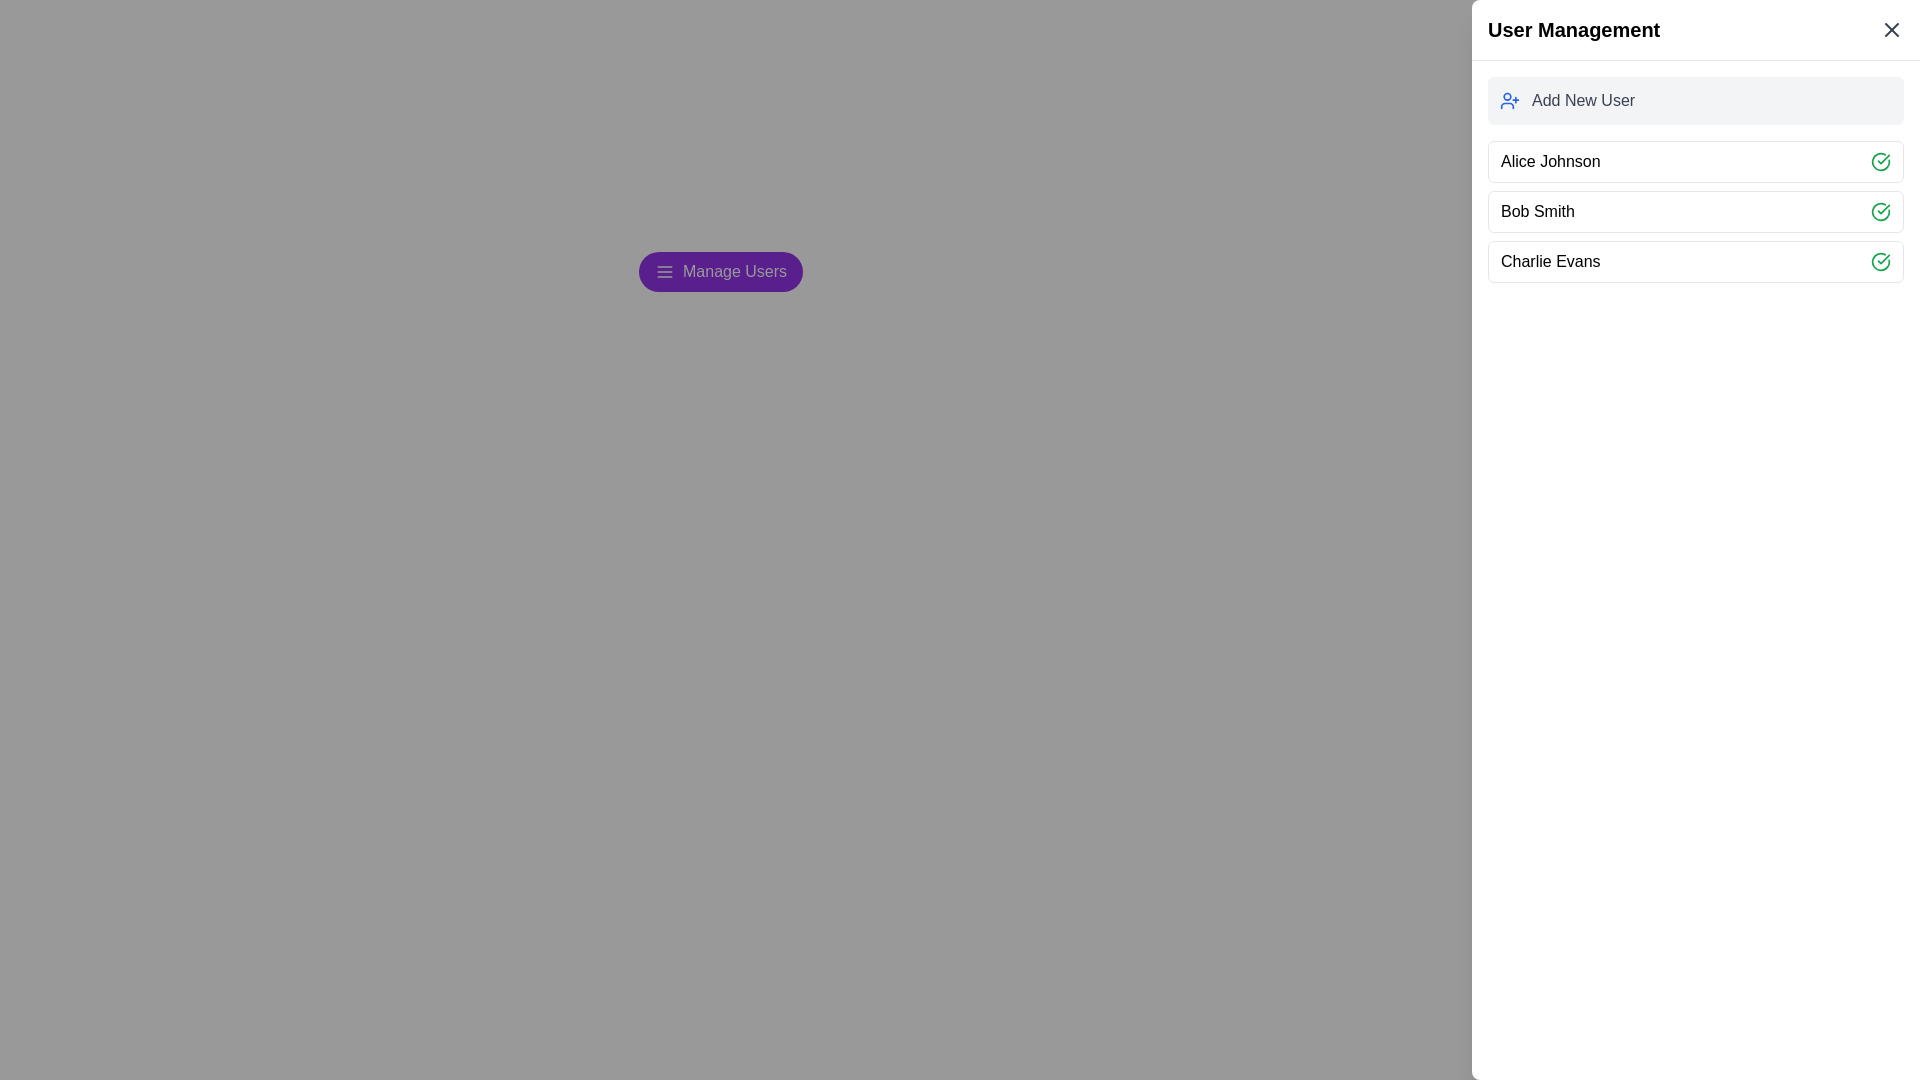 The height and width of the screenshot is (1080, 1920). What do you see at coordinates (1880, 161) in the screenshot?
I see `the checkmark icon in the User Management section, which is located next to the 'Alice Johnson' user entry` at bounding box center [1880, 161].